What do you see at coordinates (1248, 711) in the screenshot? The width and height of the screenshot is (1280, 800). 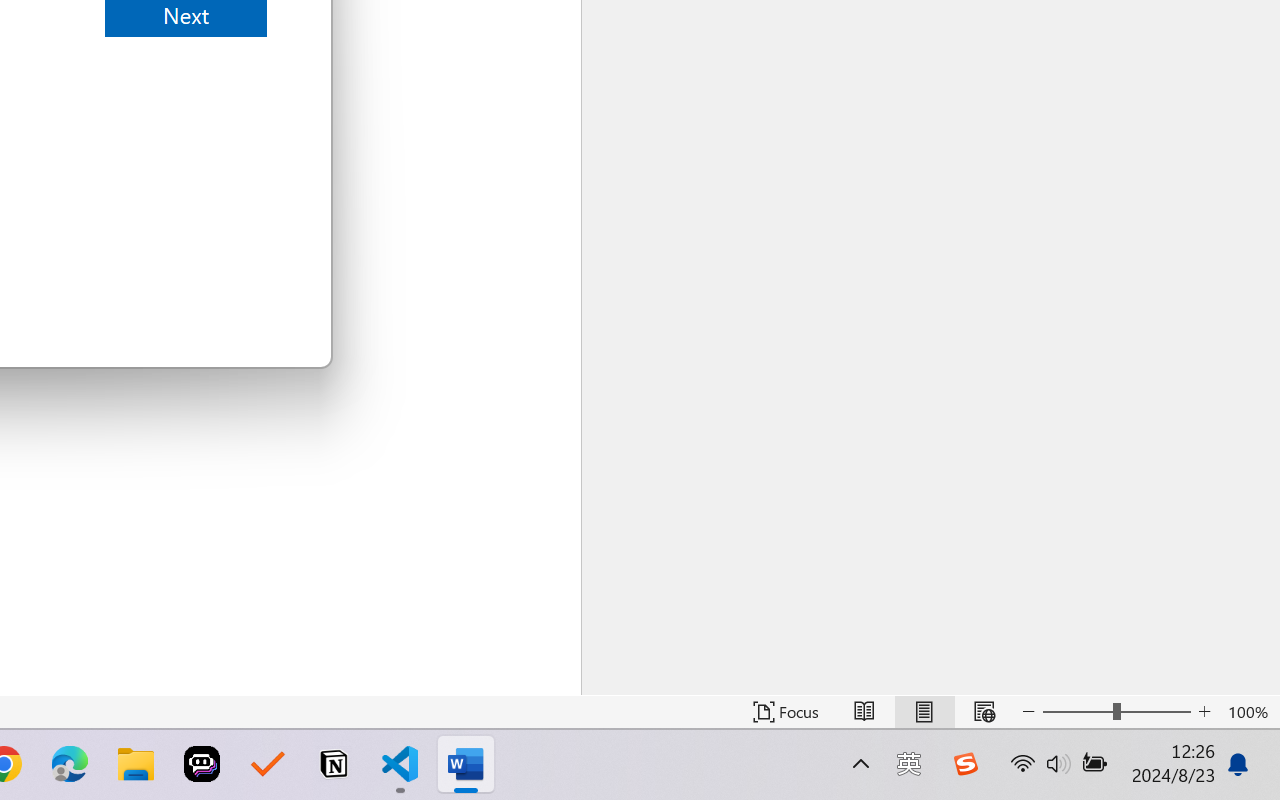 I see `'Zoom 100%'` at bounding box center [1248, 711].